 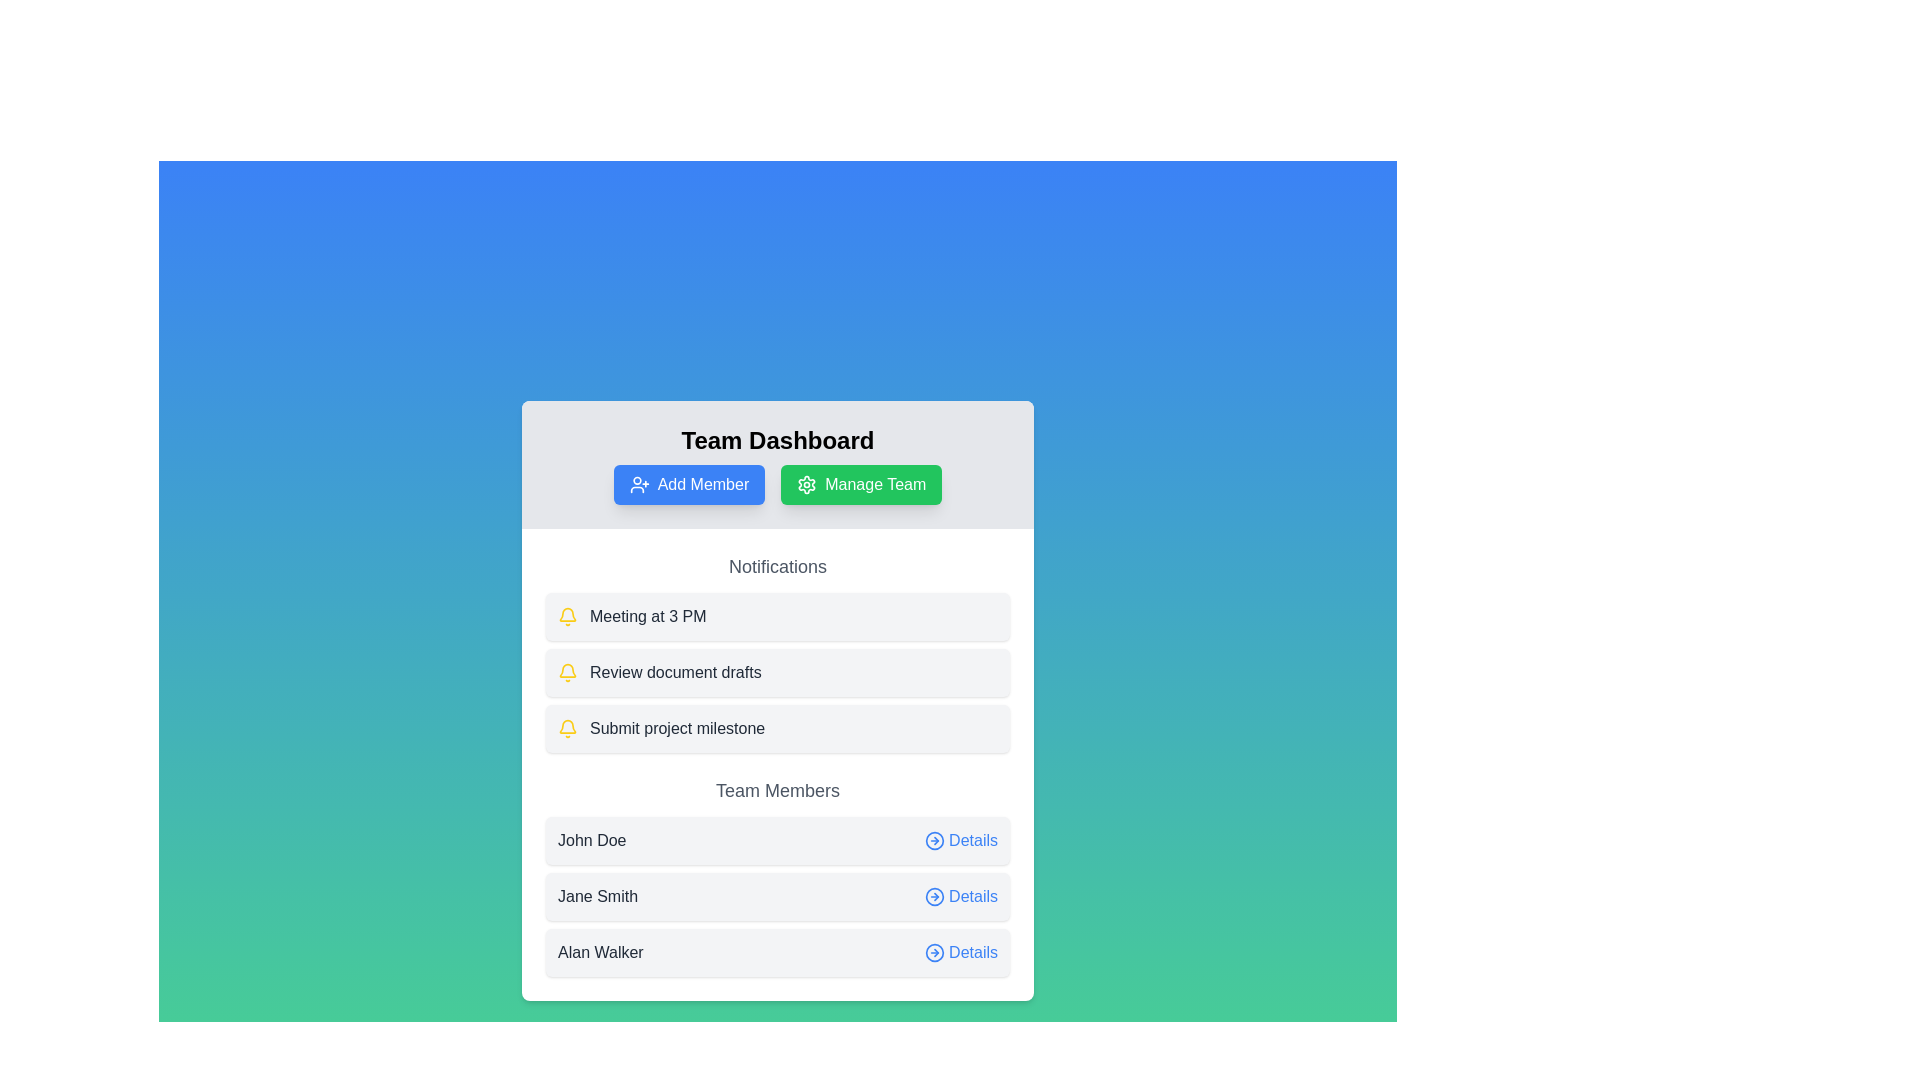 What do you see at coordinates (566, 726) in the screenshot?
I see `the visual indicator of the notification icon located to the left side of the 'Meeting at 3 PM' notification entry in the 'Notifications' list` at bounding box center [566, 726].